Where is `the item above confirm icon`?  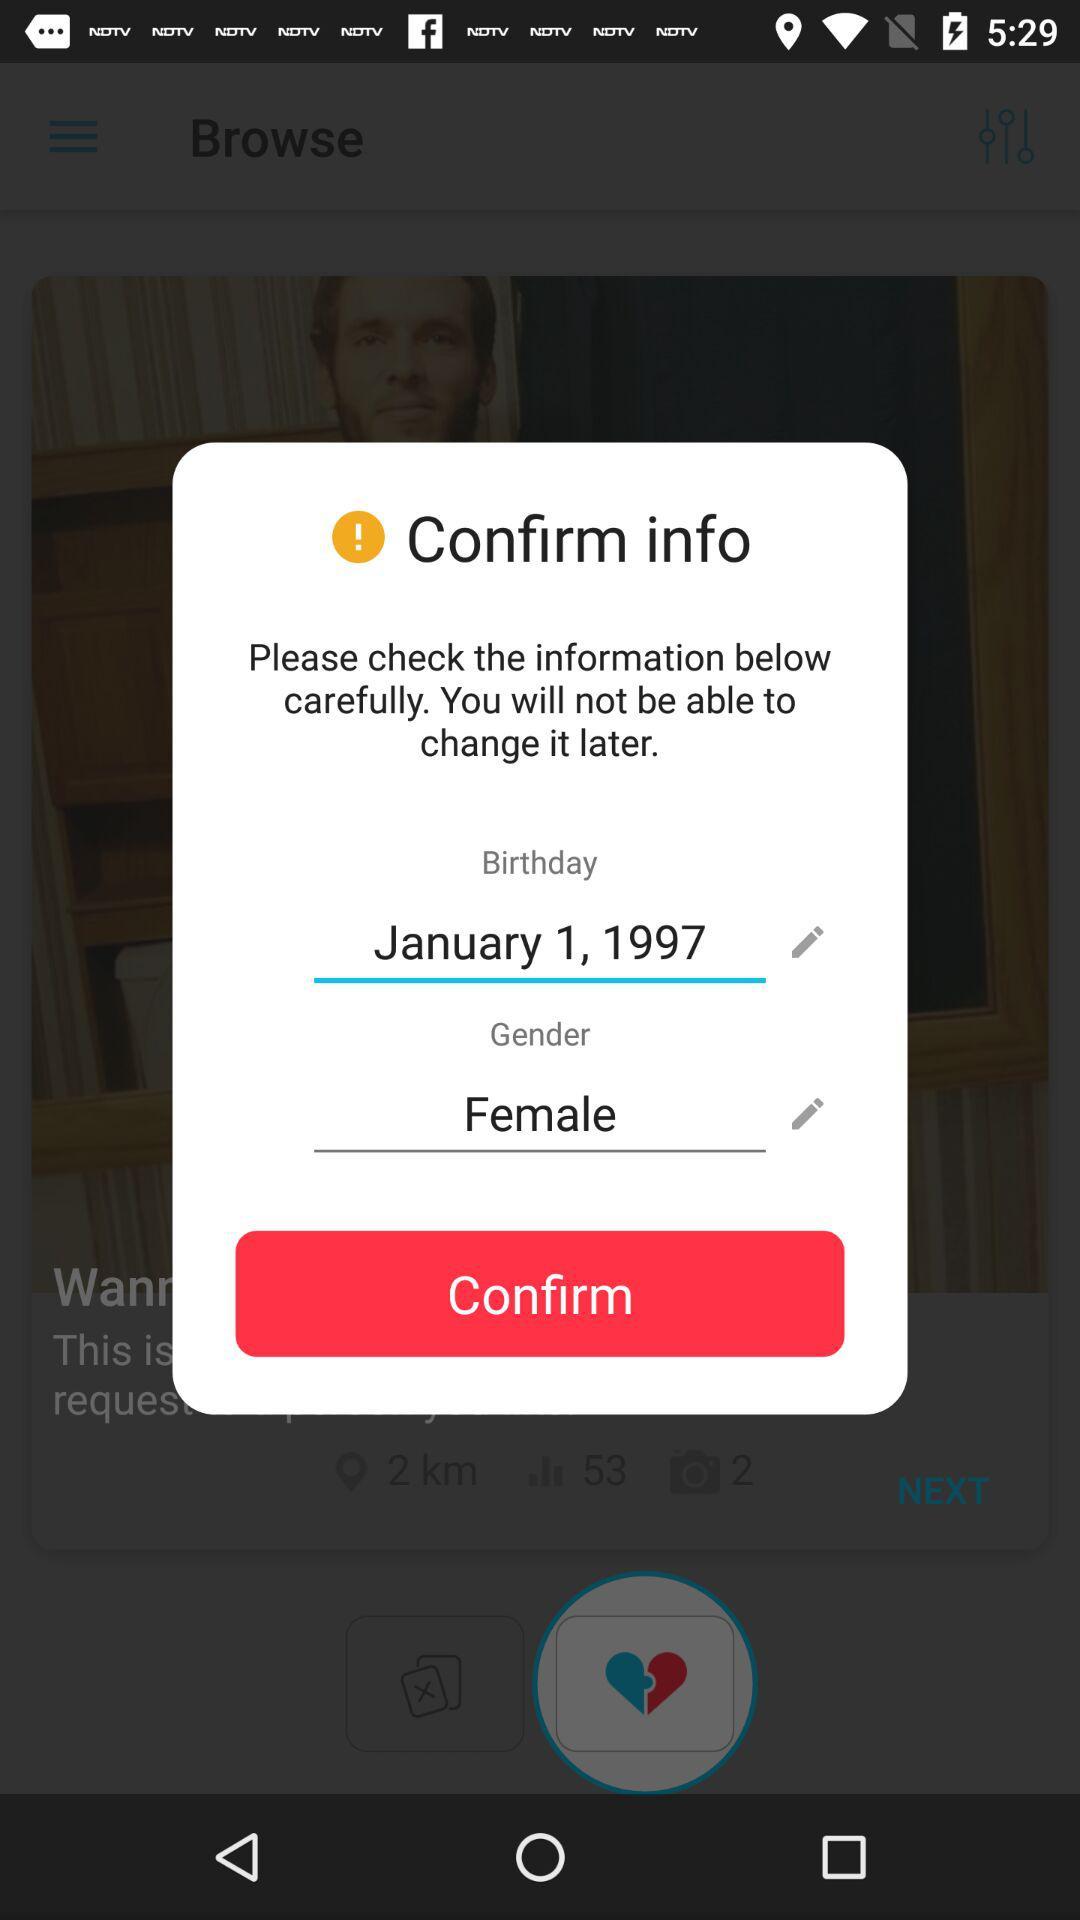
the item above confirm icon is located at coordinates (540, 1112).